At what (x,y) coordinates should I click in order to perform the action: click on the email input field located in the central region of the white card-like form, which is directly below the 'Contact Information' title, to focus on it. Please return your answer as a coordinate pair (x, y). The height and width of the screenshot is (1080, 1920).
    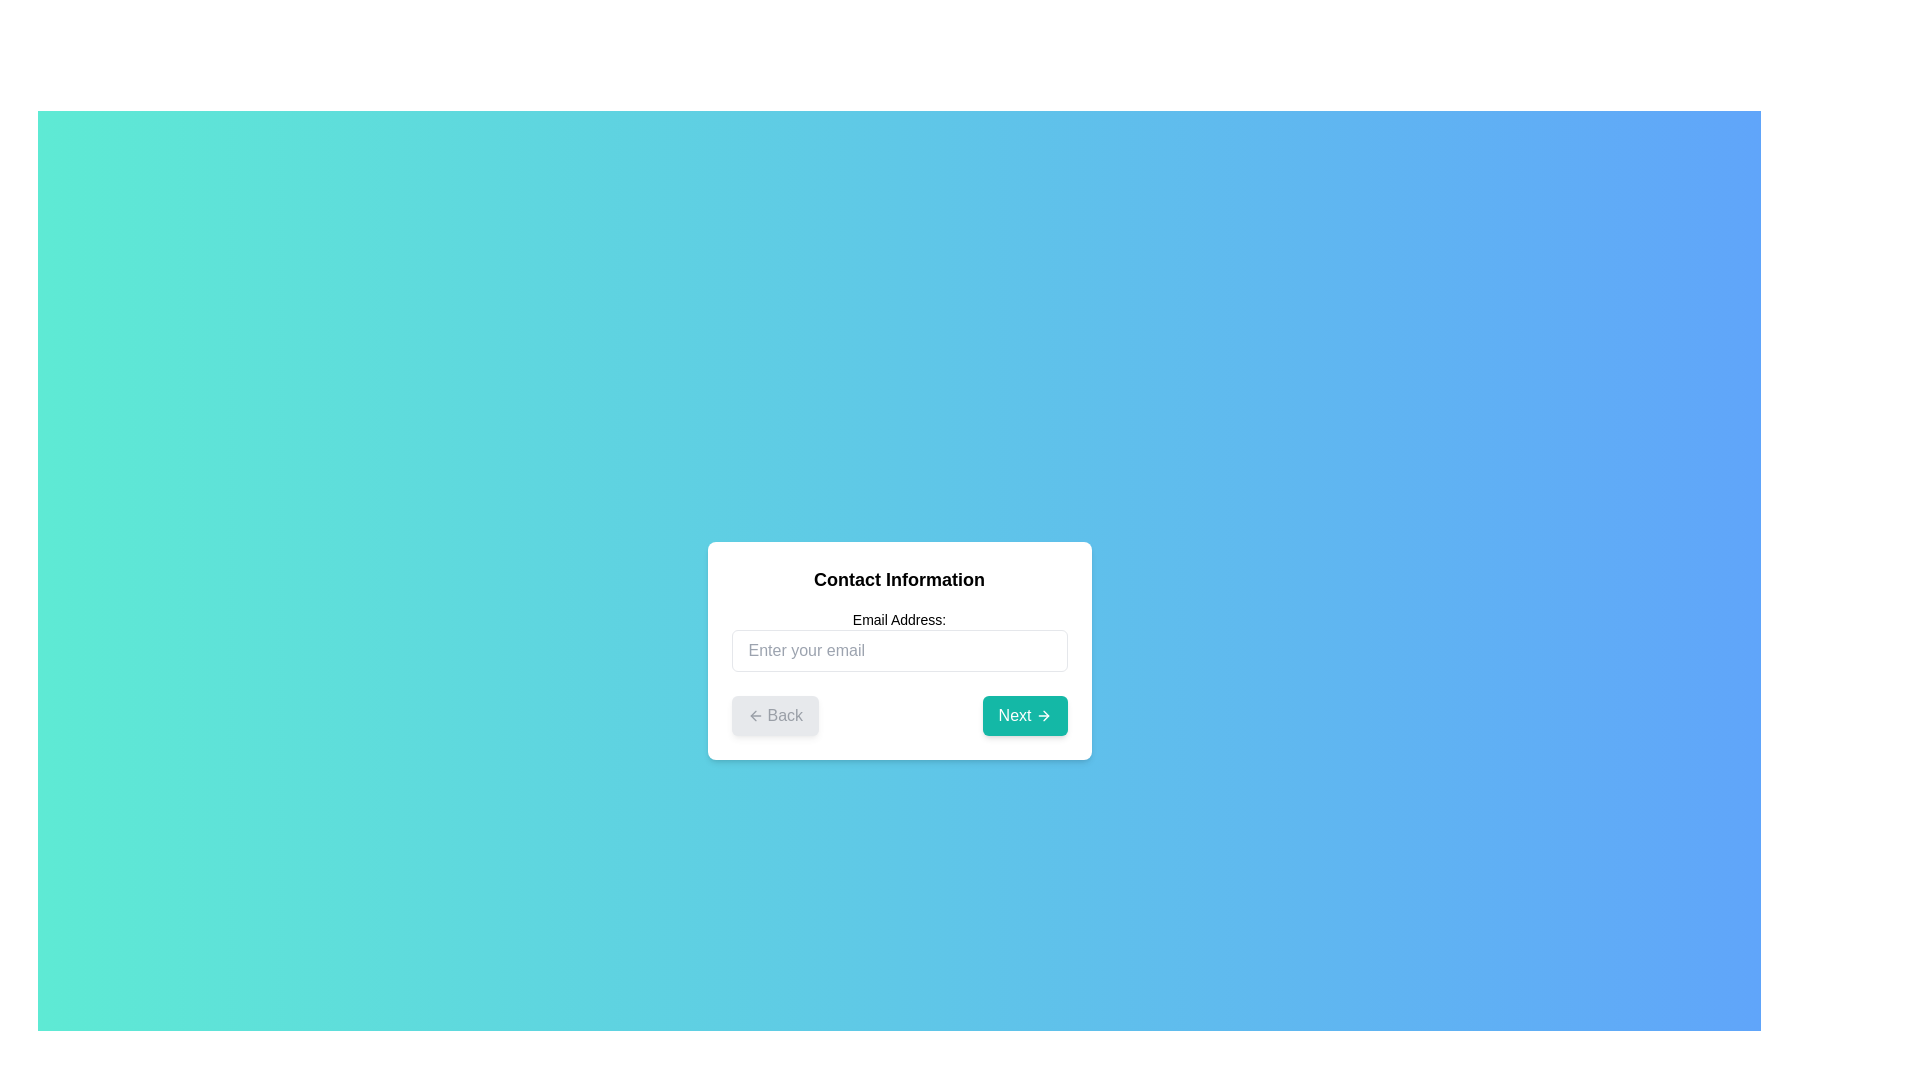
    Looking at the image, I should click on (898, 640).